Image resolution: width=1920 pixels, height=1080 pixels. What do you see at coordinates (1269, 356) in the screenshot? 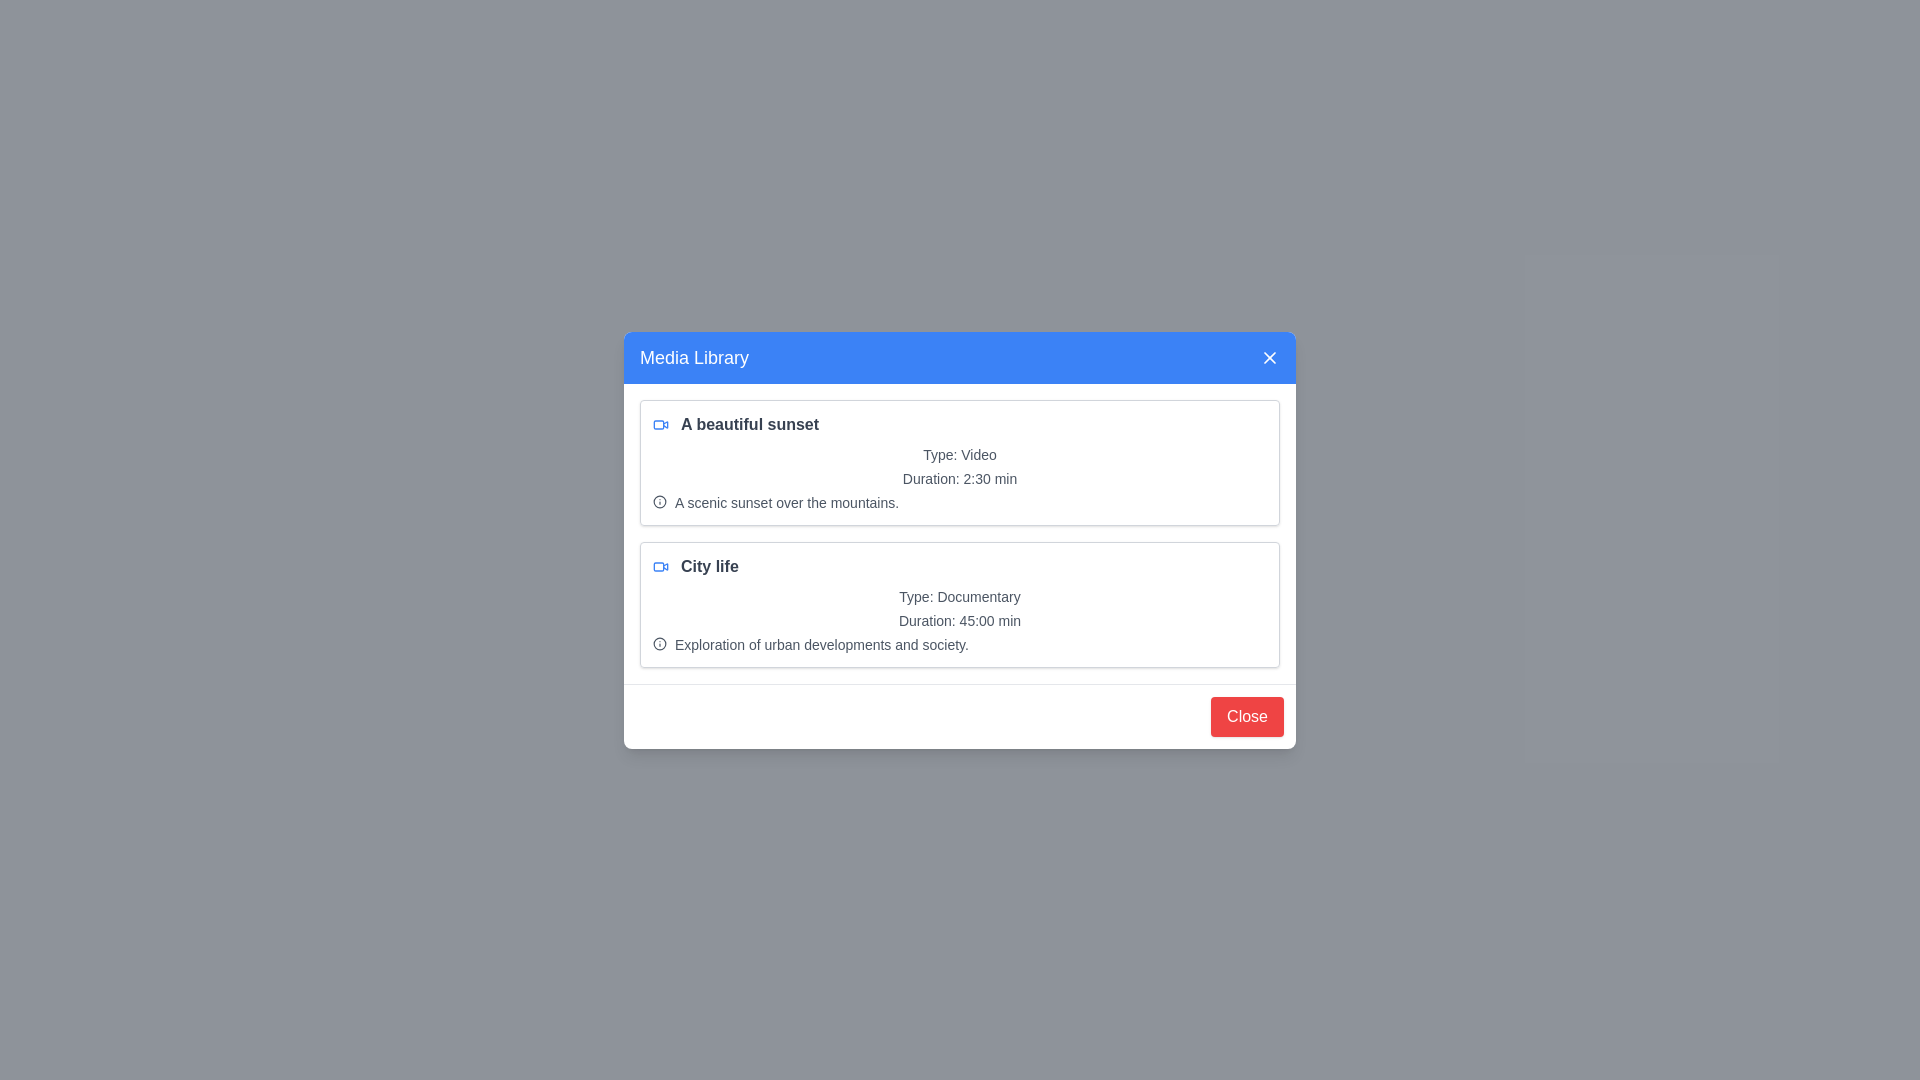
I see `the close button located in the top-right corner of the blue header bar labeled 'Media Library'` at bounding box center [1269, 356].